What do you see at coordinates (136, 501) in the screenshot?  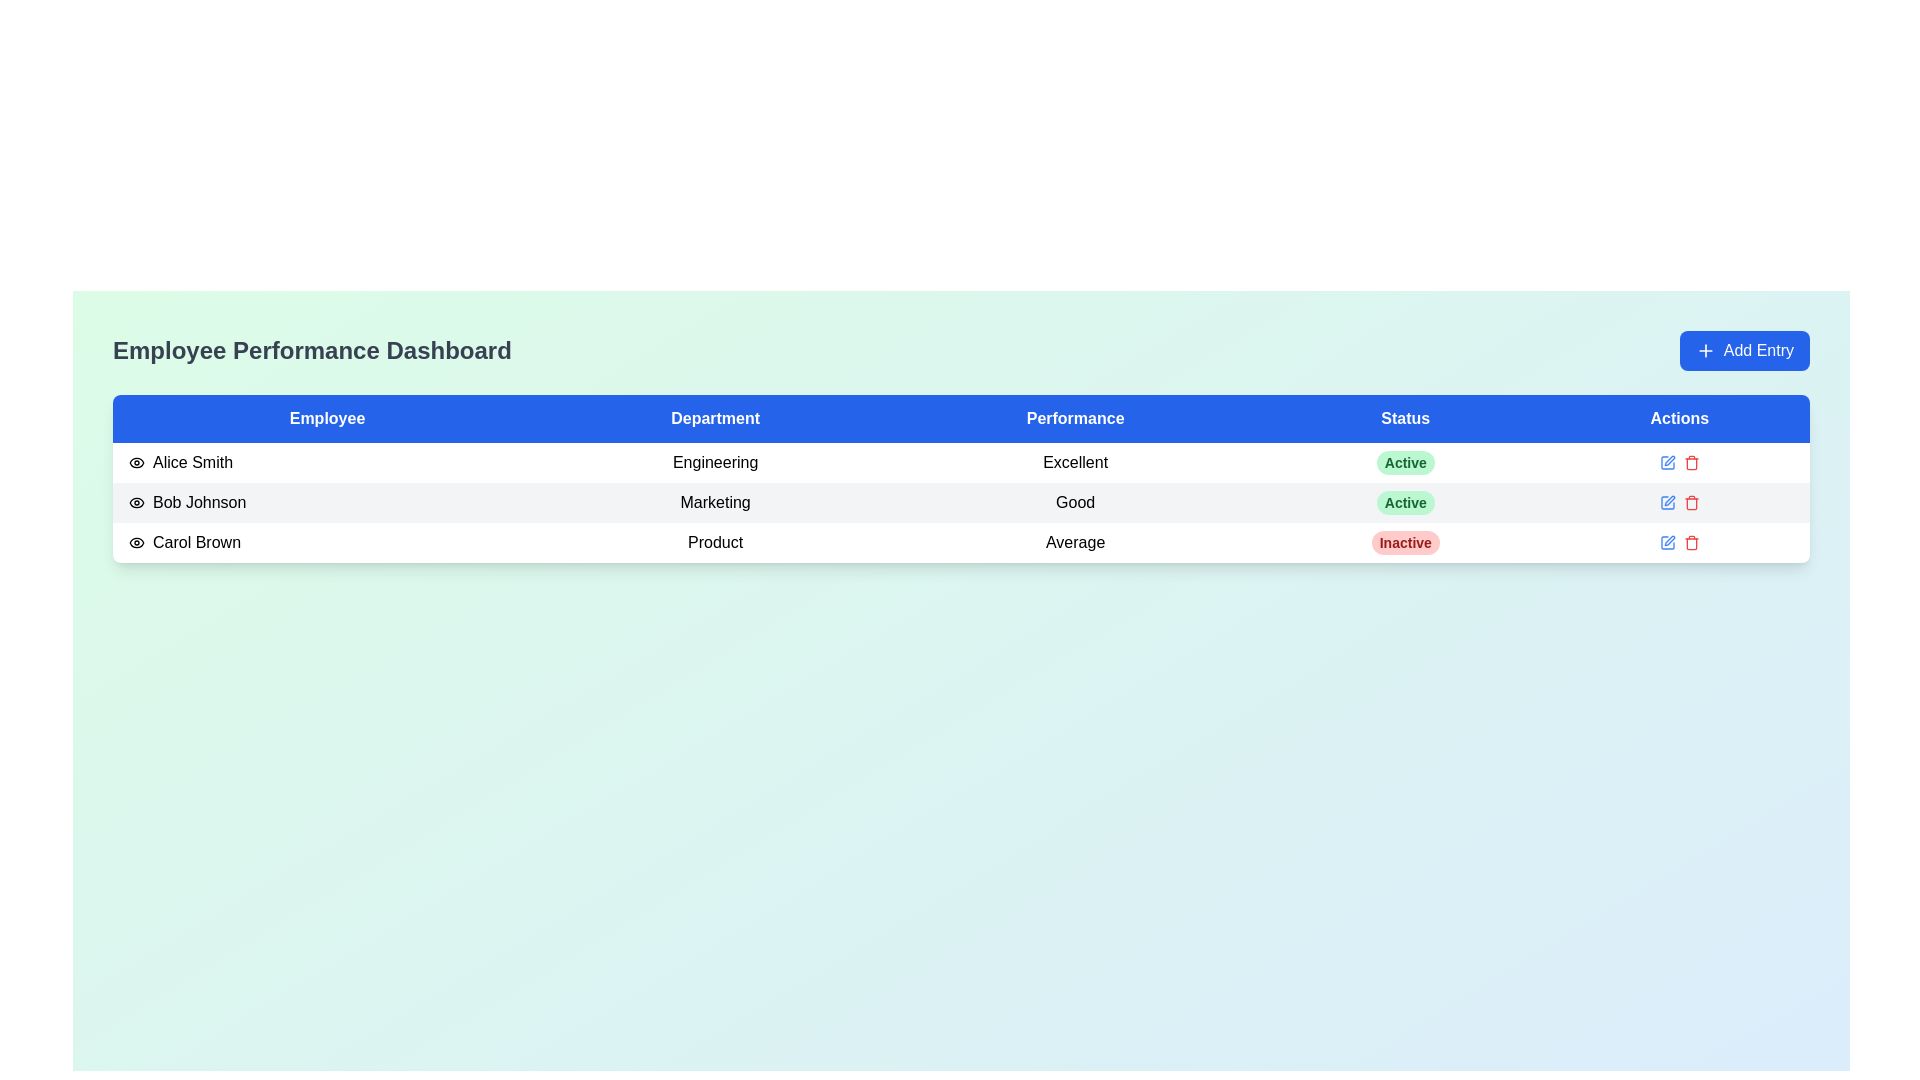 I see `the eye-shaped icon located to the left of 'Bob Johnson' in the 'Employee' column` at bounding box center [136, 501].